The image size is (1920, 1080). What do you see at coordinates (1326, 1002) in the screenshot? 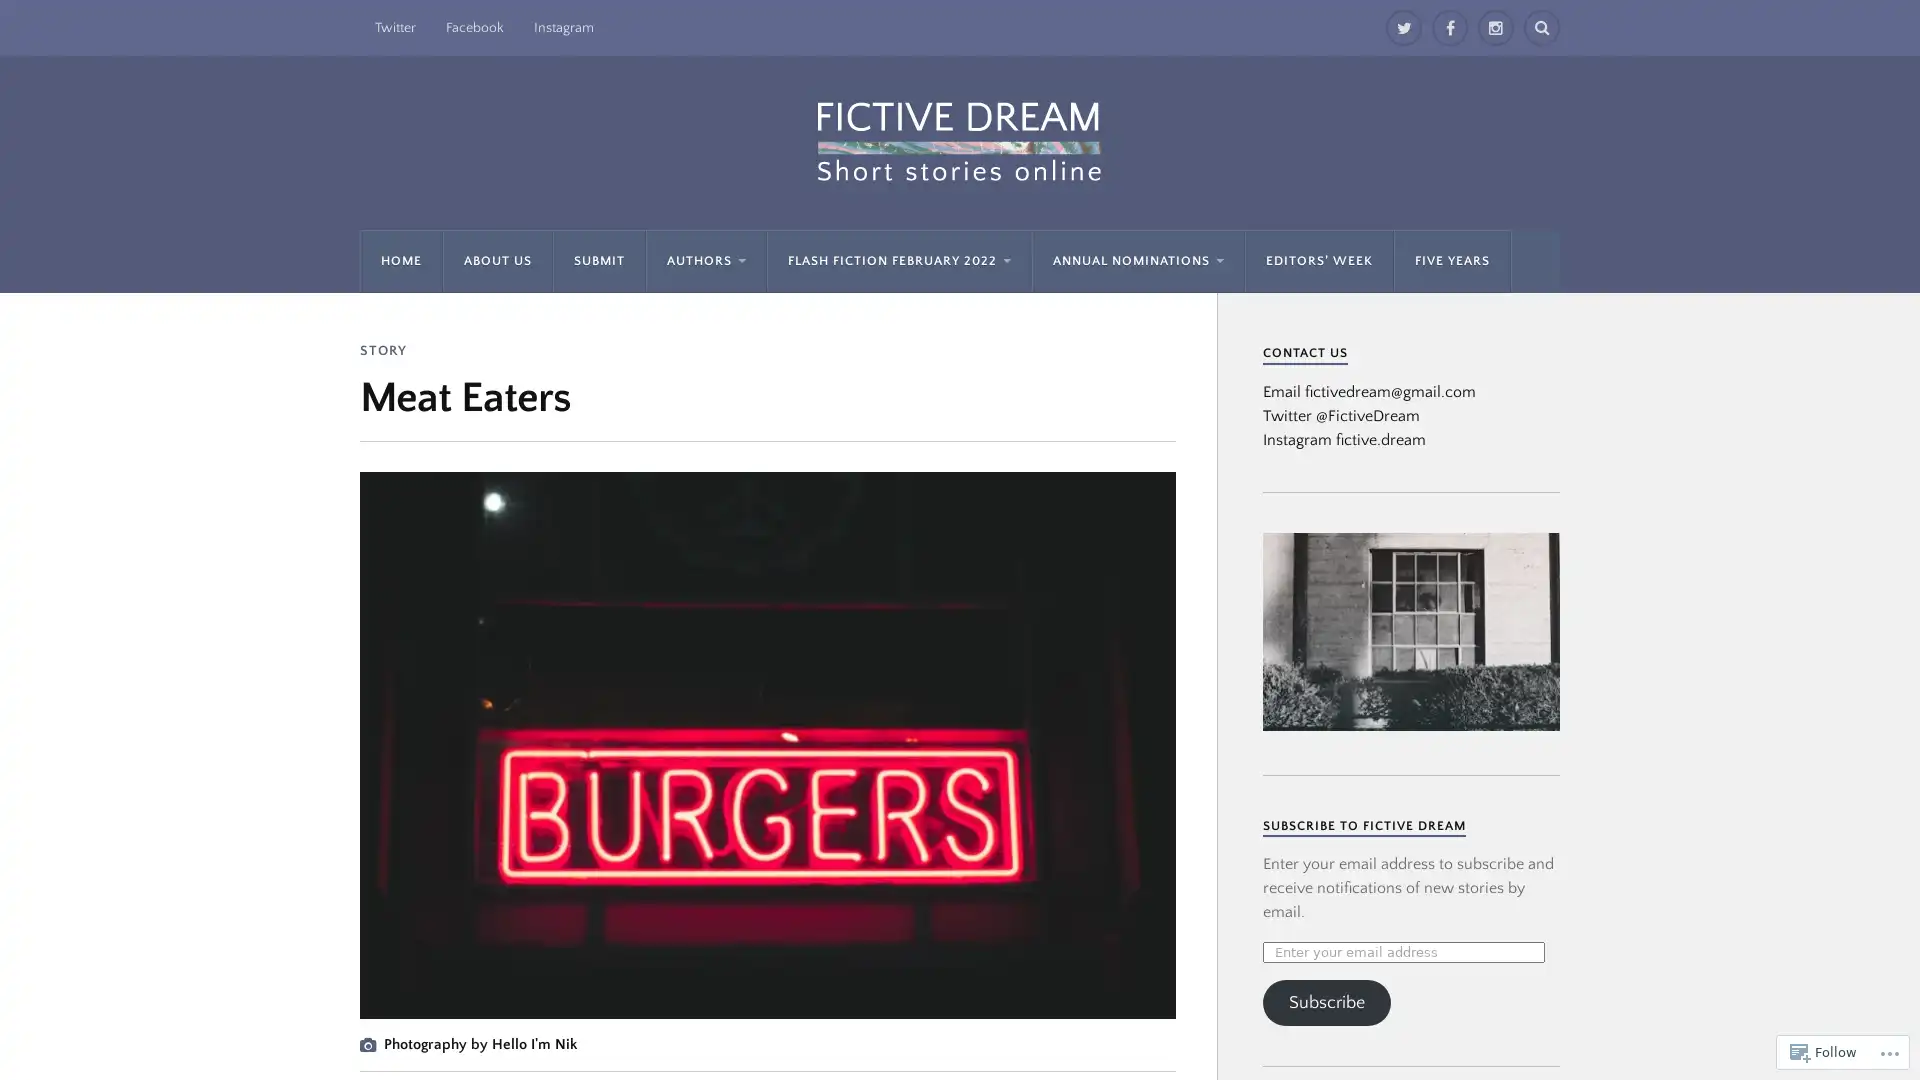
I see `Subscribe` at bounding box center [1326, 1002].